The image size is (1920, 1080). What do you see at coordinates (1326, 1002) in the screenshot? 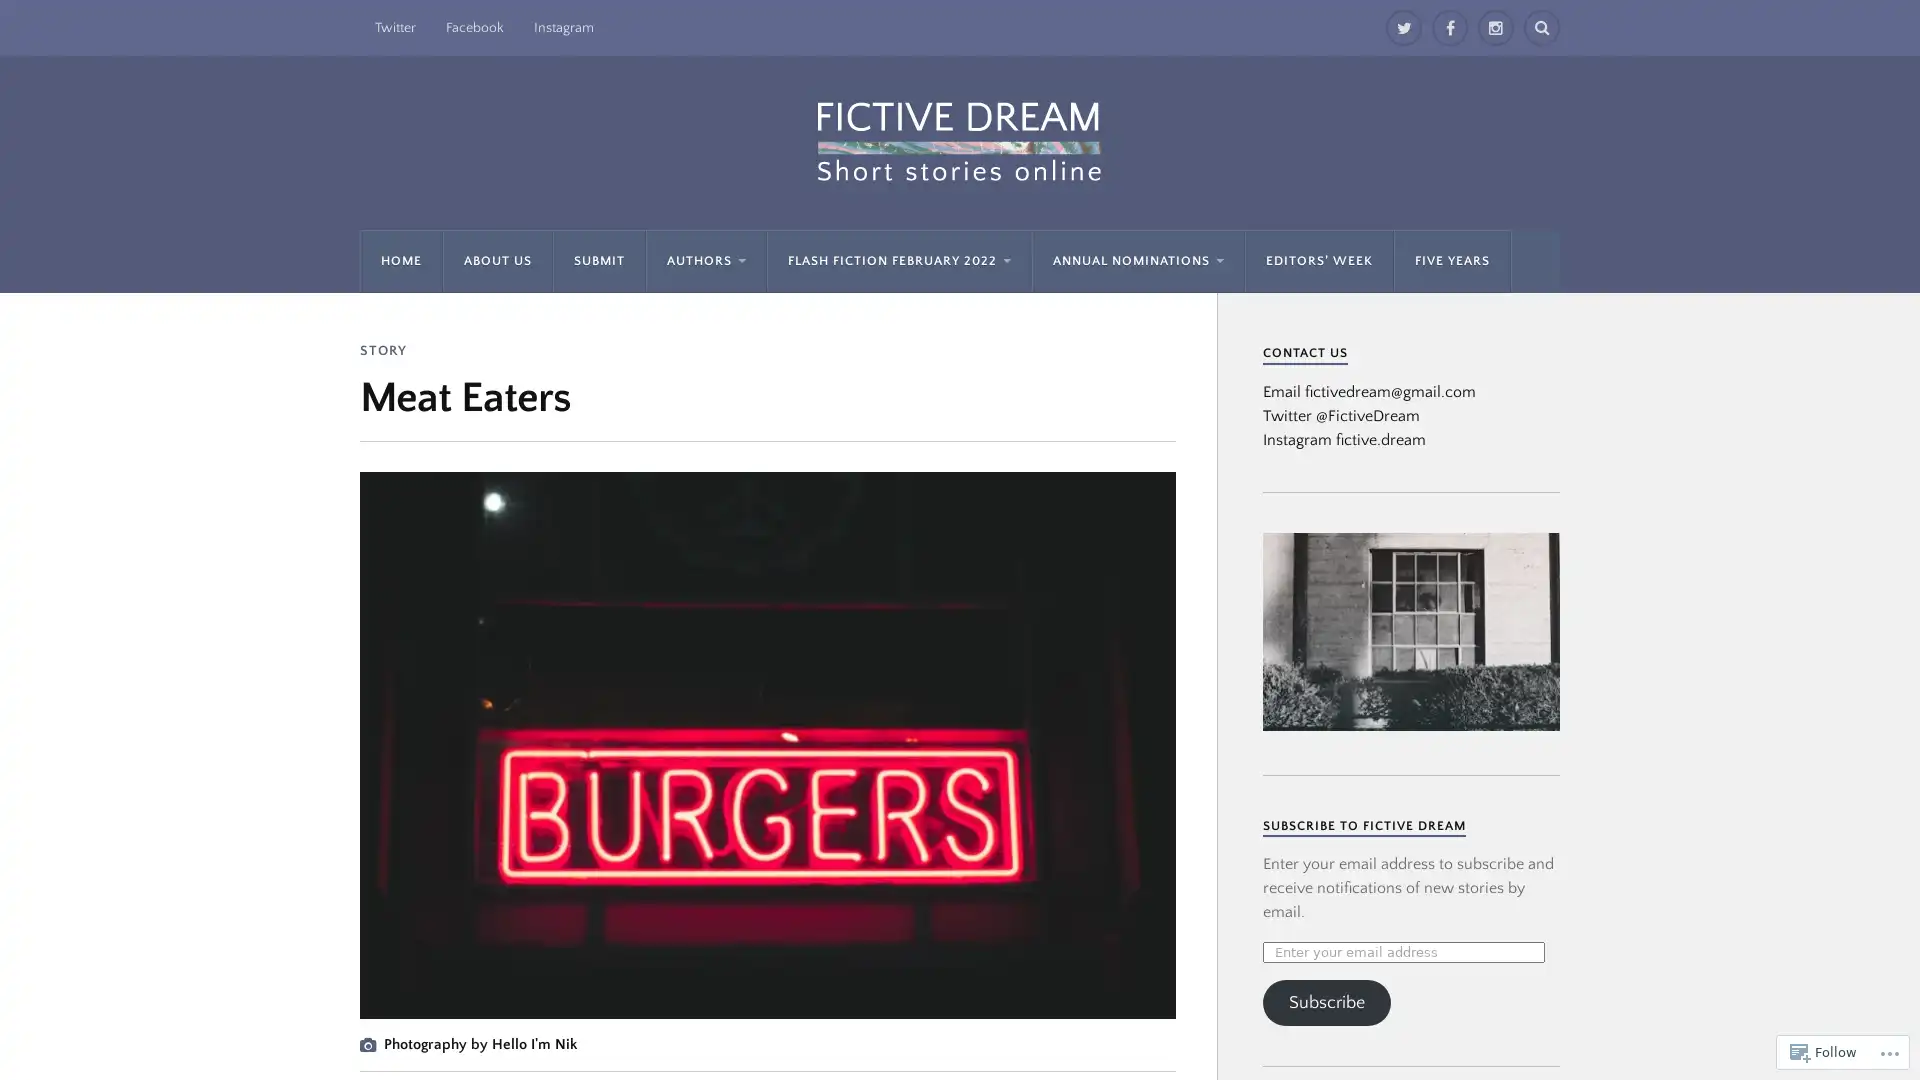
I see `Subscribe` at bounding box center [1326, 1002].